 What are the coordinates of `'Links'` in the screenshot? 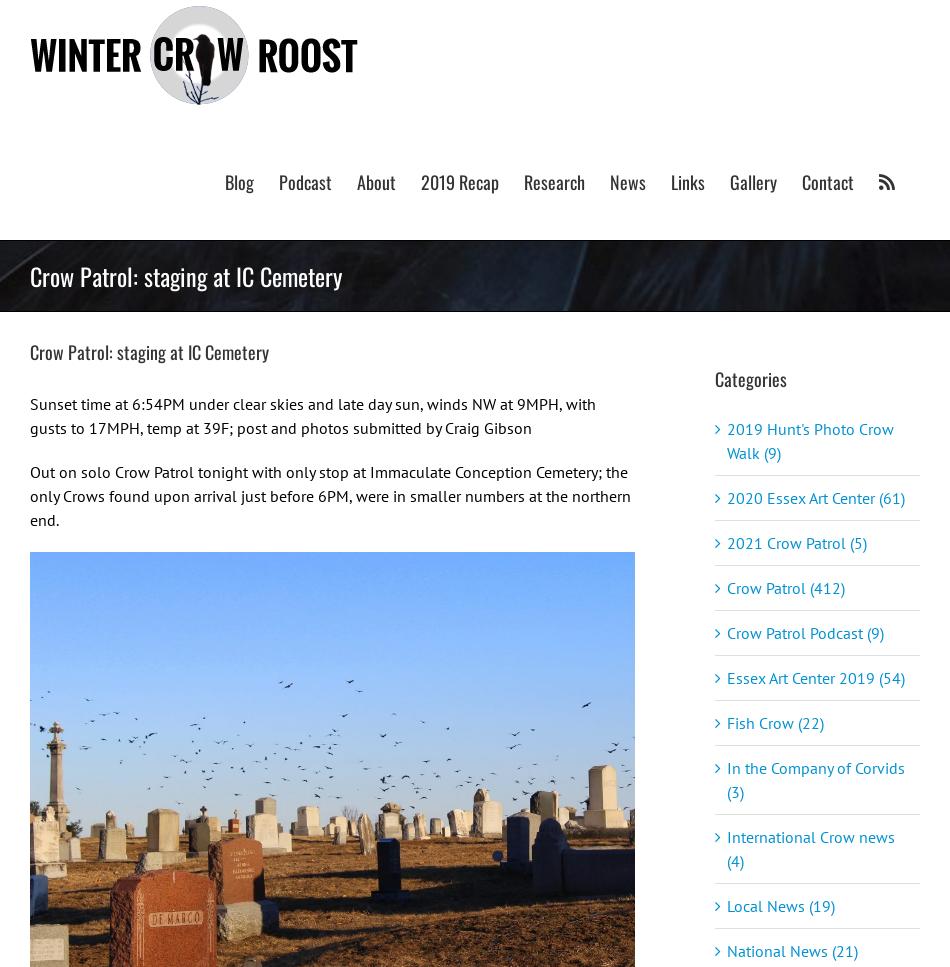 It's located at (670, 181).